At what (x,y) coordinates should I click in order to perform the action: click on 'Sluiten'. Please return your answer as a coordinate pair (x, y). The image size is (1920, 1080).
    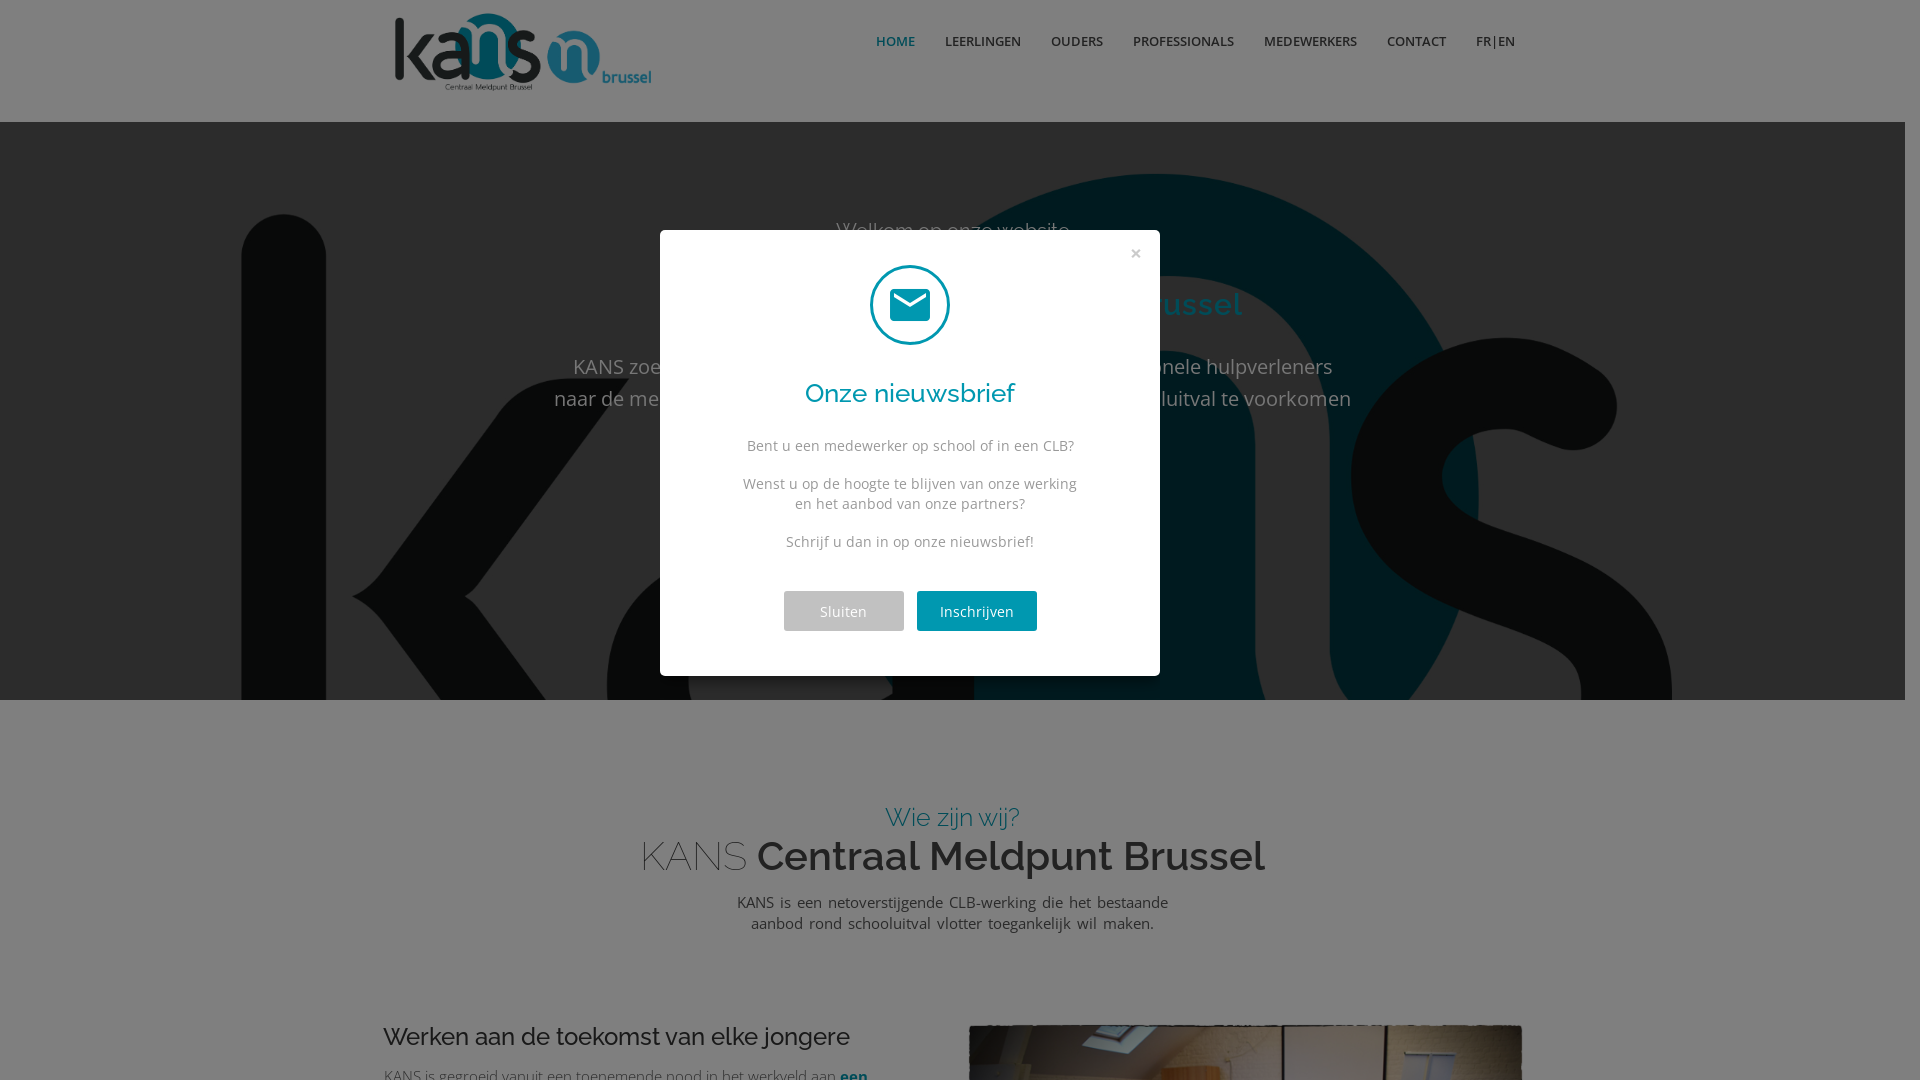
    Looking at the image, I should click on (782, 609).